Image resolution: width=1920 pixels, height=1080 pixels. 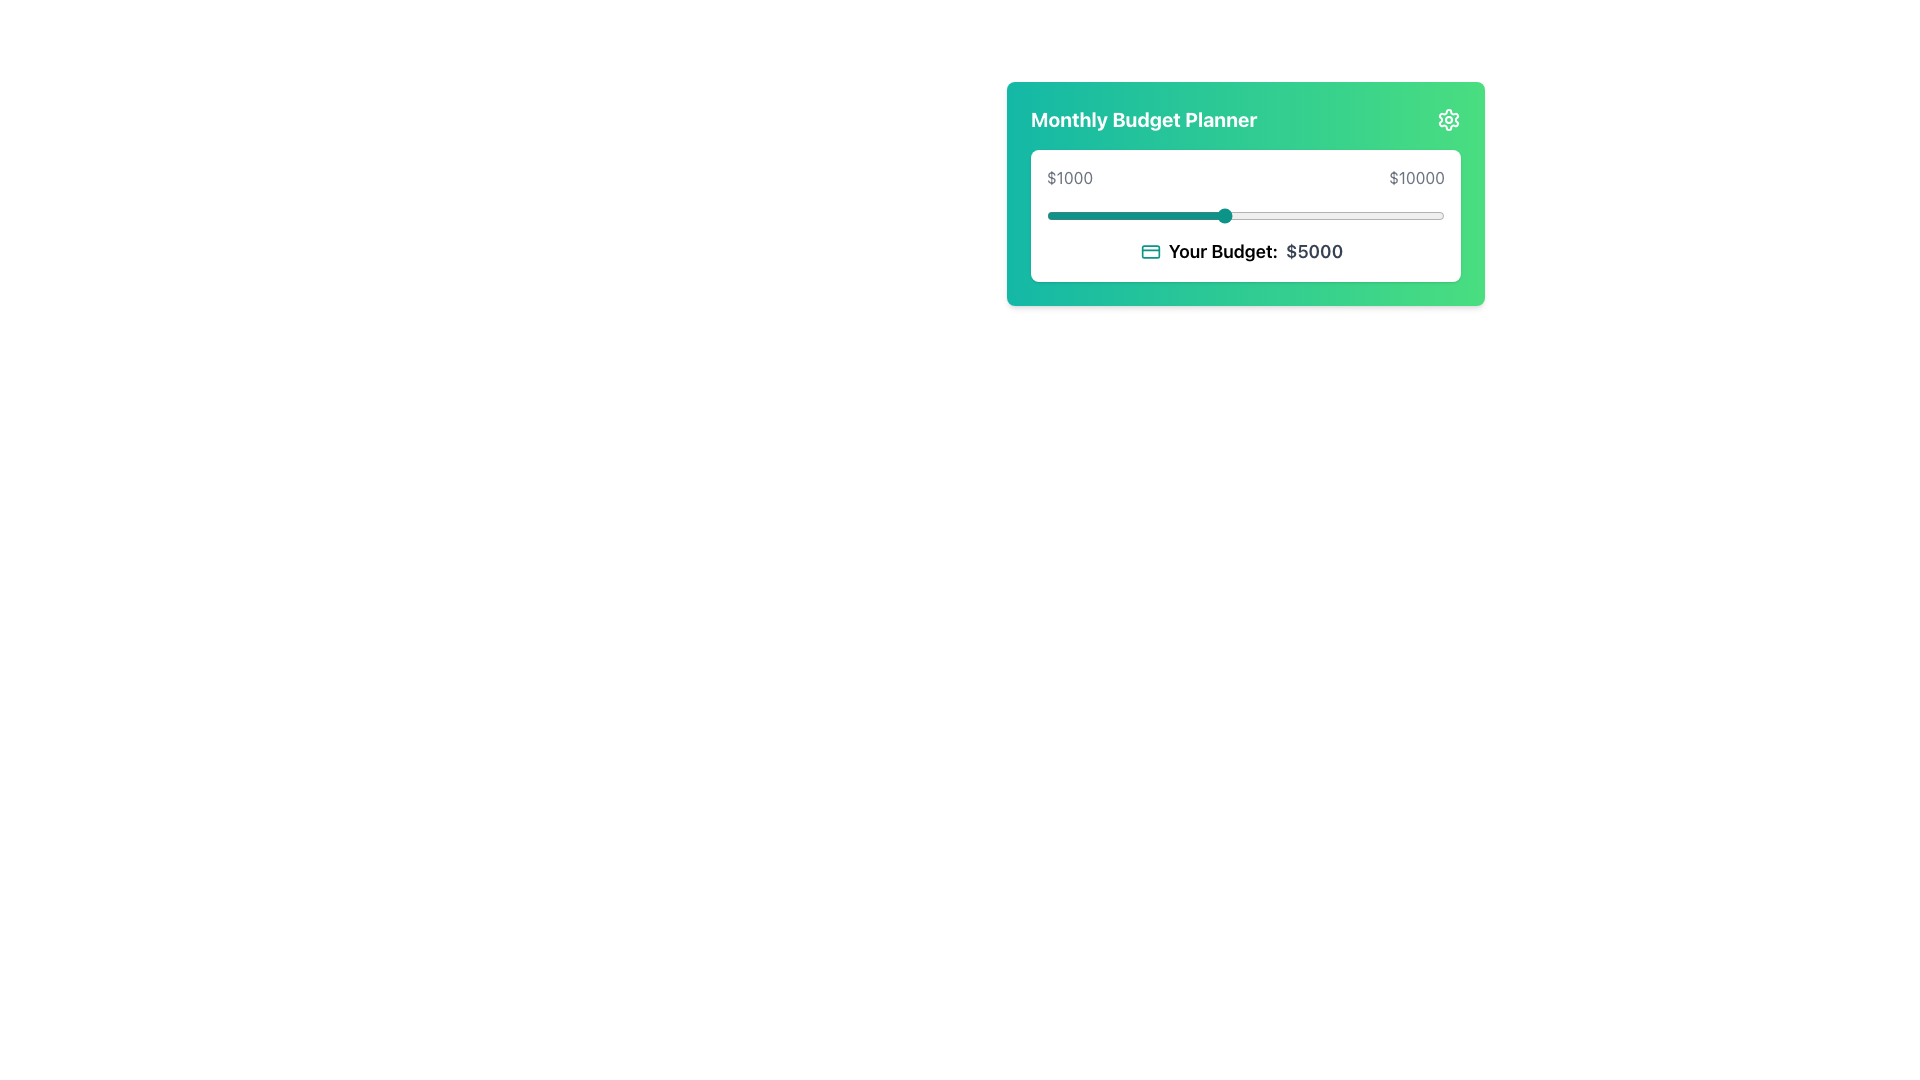 What do you see at coordinates (1449, 119) in the screenshot?
I see `the settings icon button located` at bounding box center [1449, 119].